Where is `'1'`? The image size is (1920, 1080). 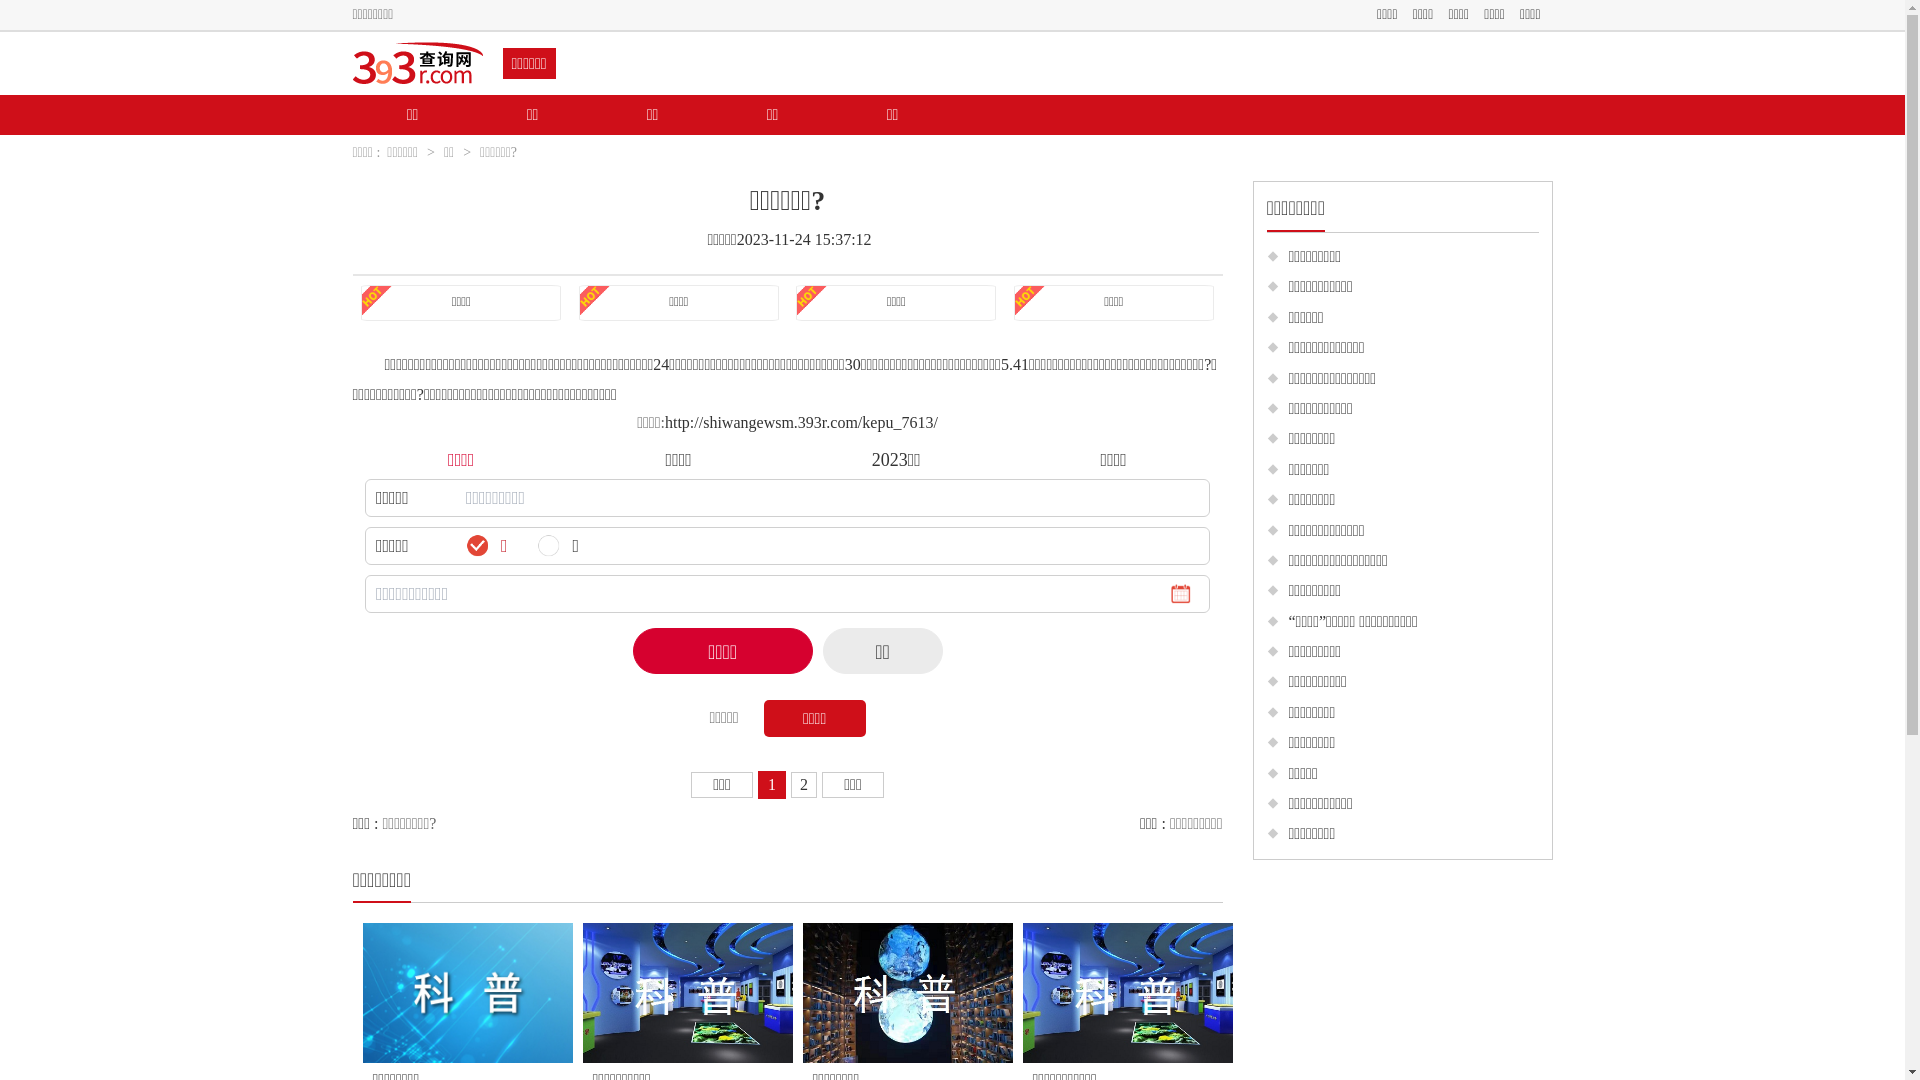 '1' is located at coordinates (771, 783).